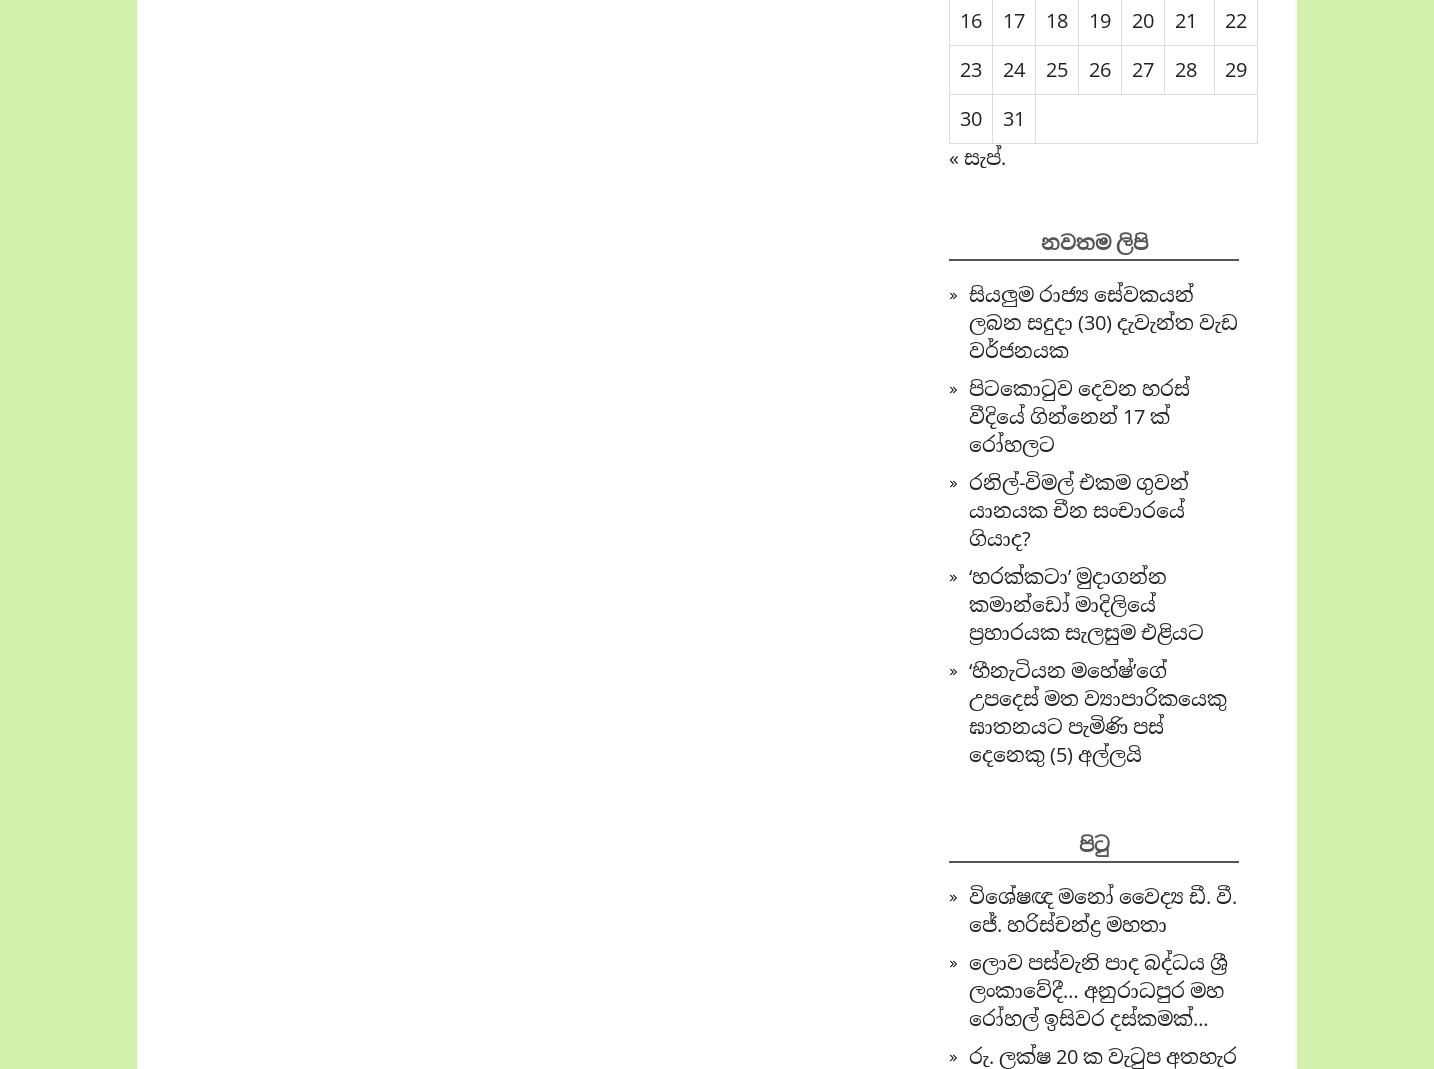 The height and width of the screenshot is (1069, 1434). I want to click on '23', so click(969, 68).